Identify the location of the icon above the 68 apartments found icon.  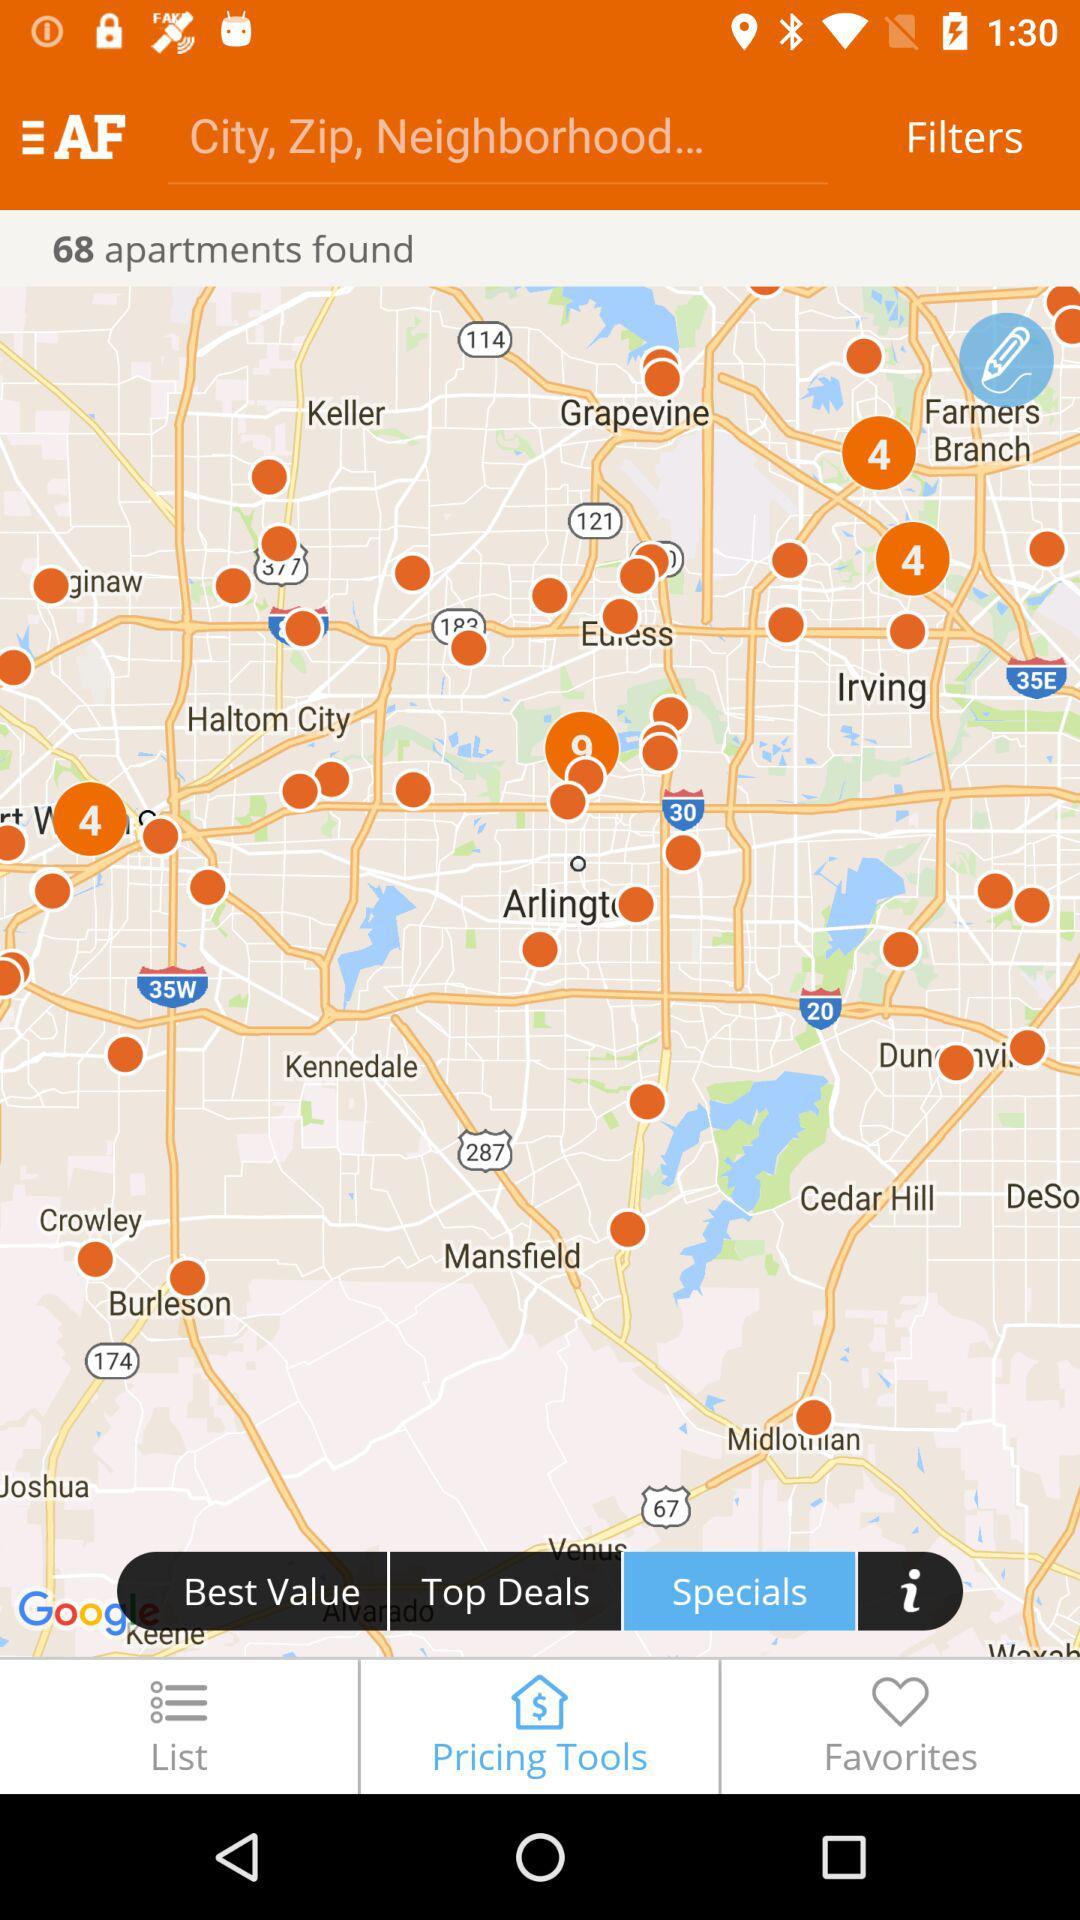
(72, 135).